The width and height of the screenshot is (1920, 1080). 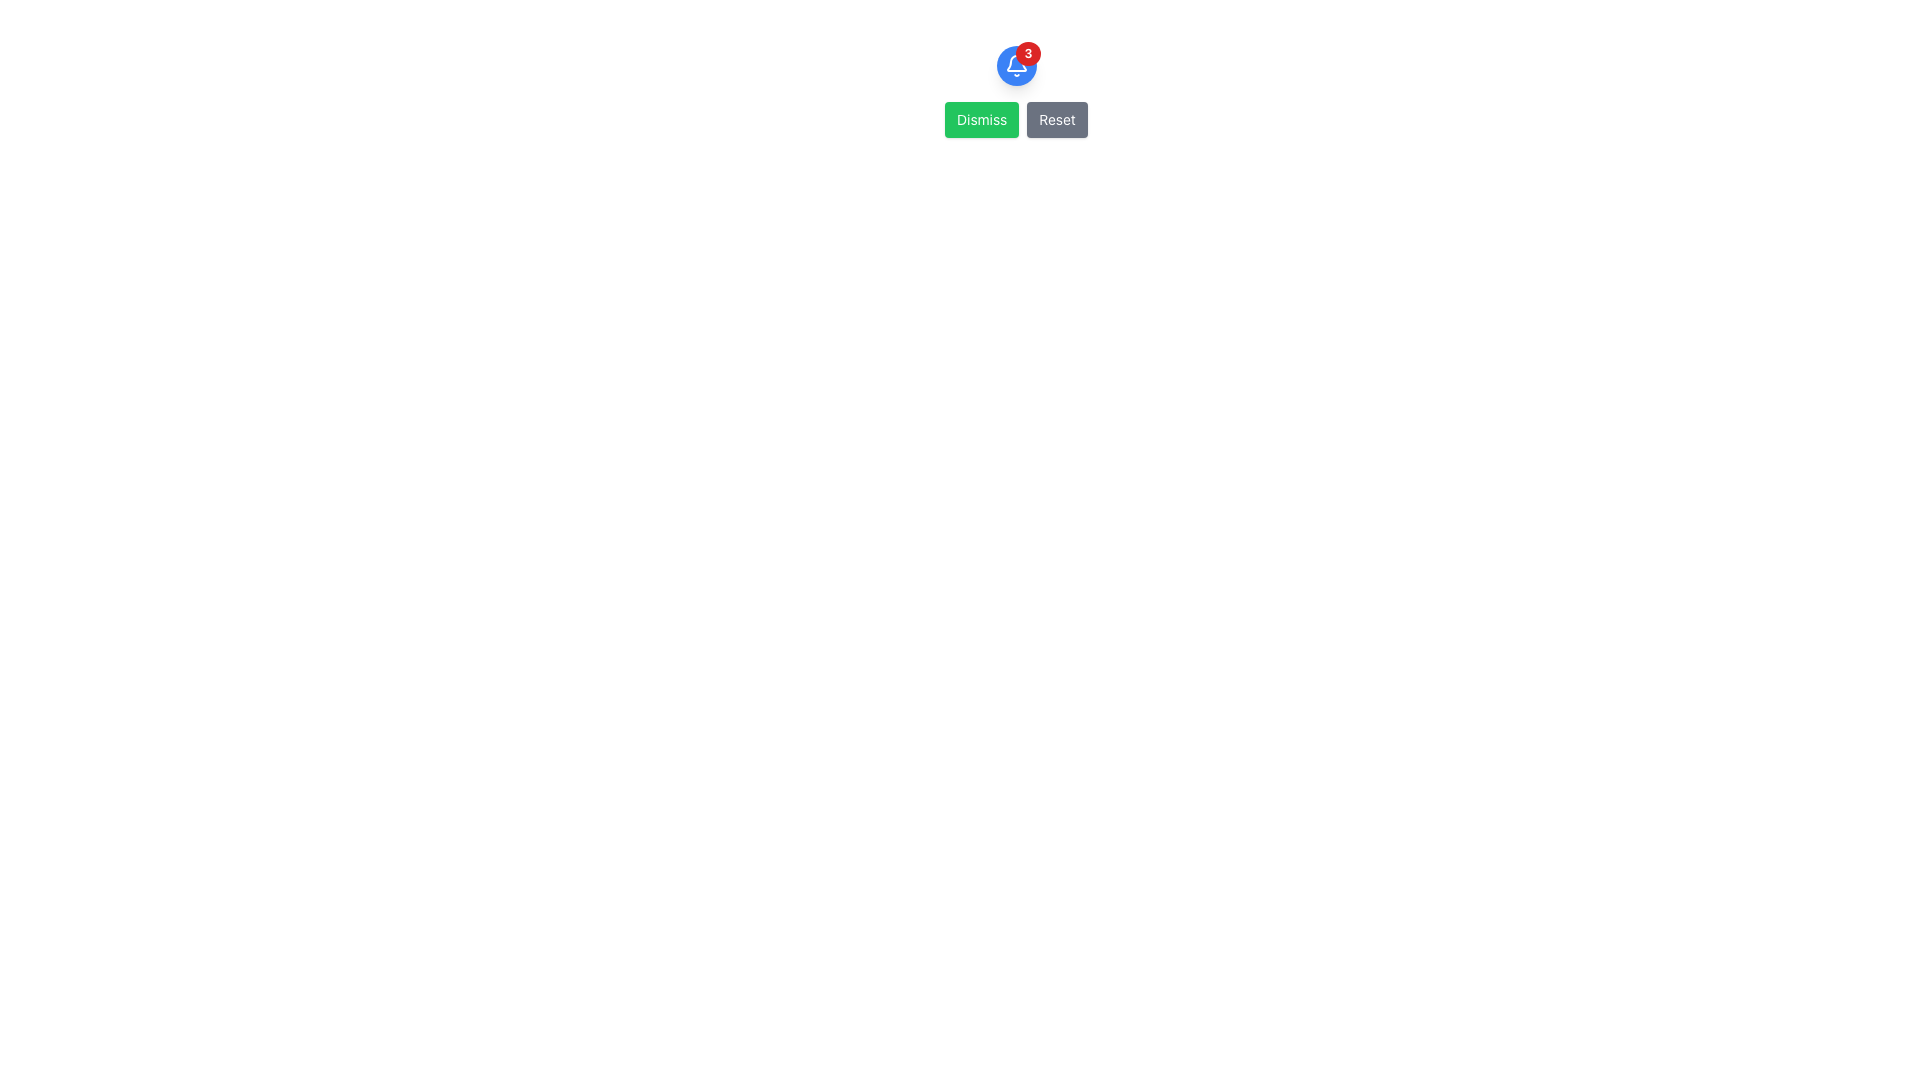 I want to click on the Notification badge, which is a small circular badge with a bright red background and the number '3' displayed in bold white text, positioned at the upper-right corner of a blue circular button, so click(x=1028, y=53).